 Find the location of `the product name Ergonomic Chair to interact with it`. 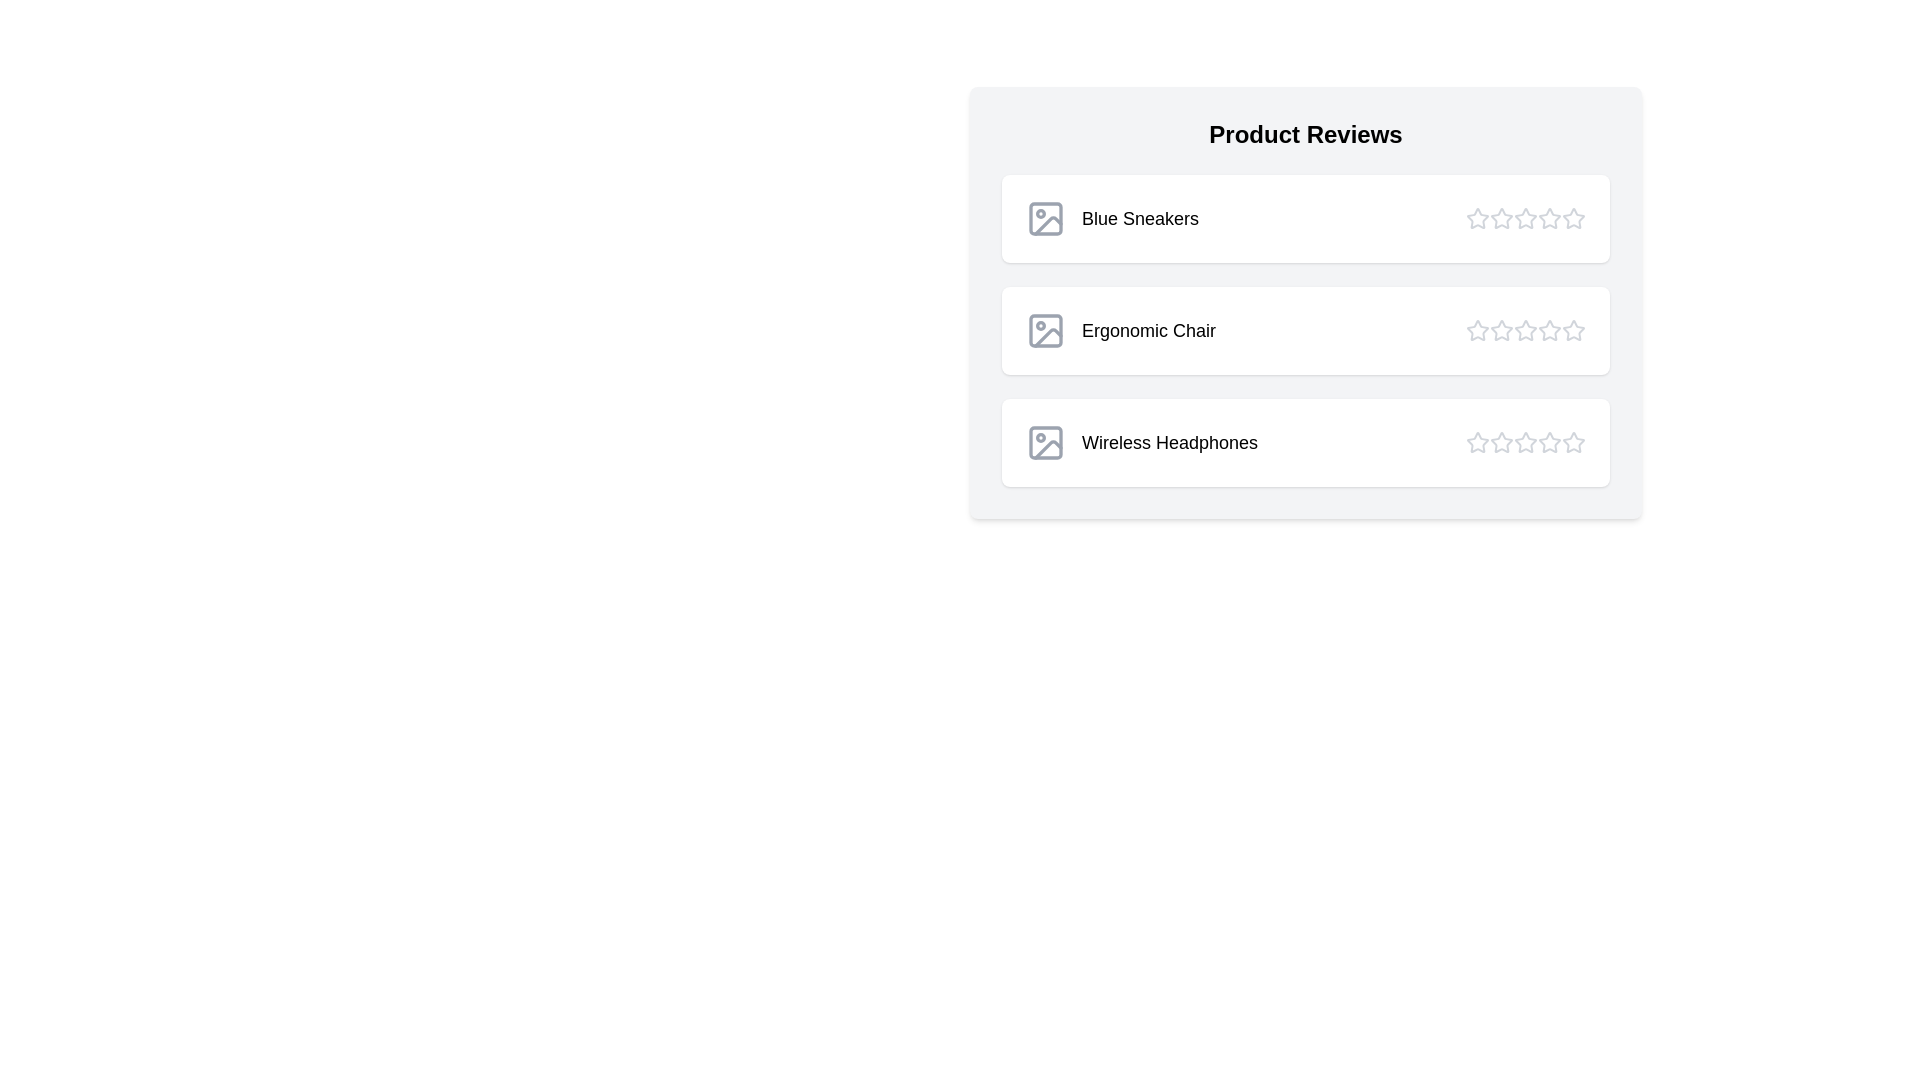

the product name Ergonomic Chair to interact with it is located at coordinates (1149, 330).